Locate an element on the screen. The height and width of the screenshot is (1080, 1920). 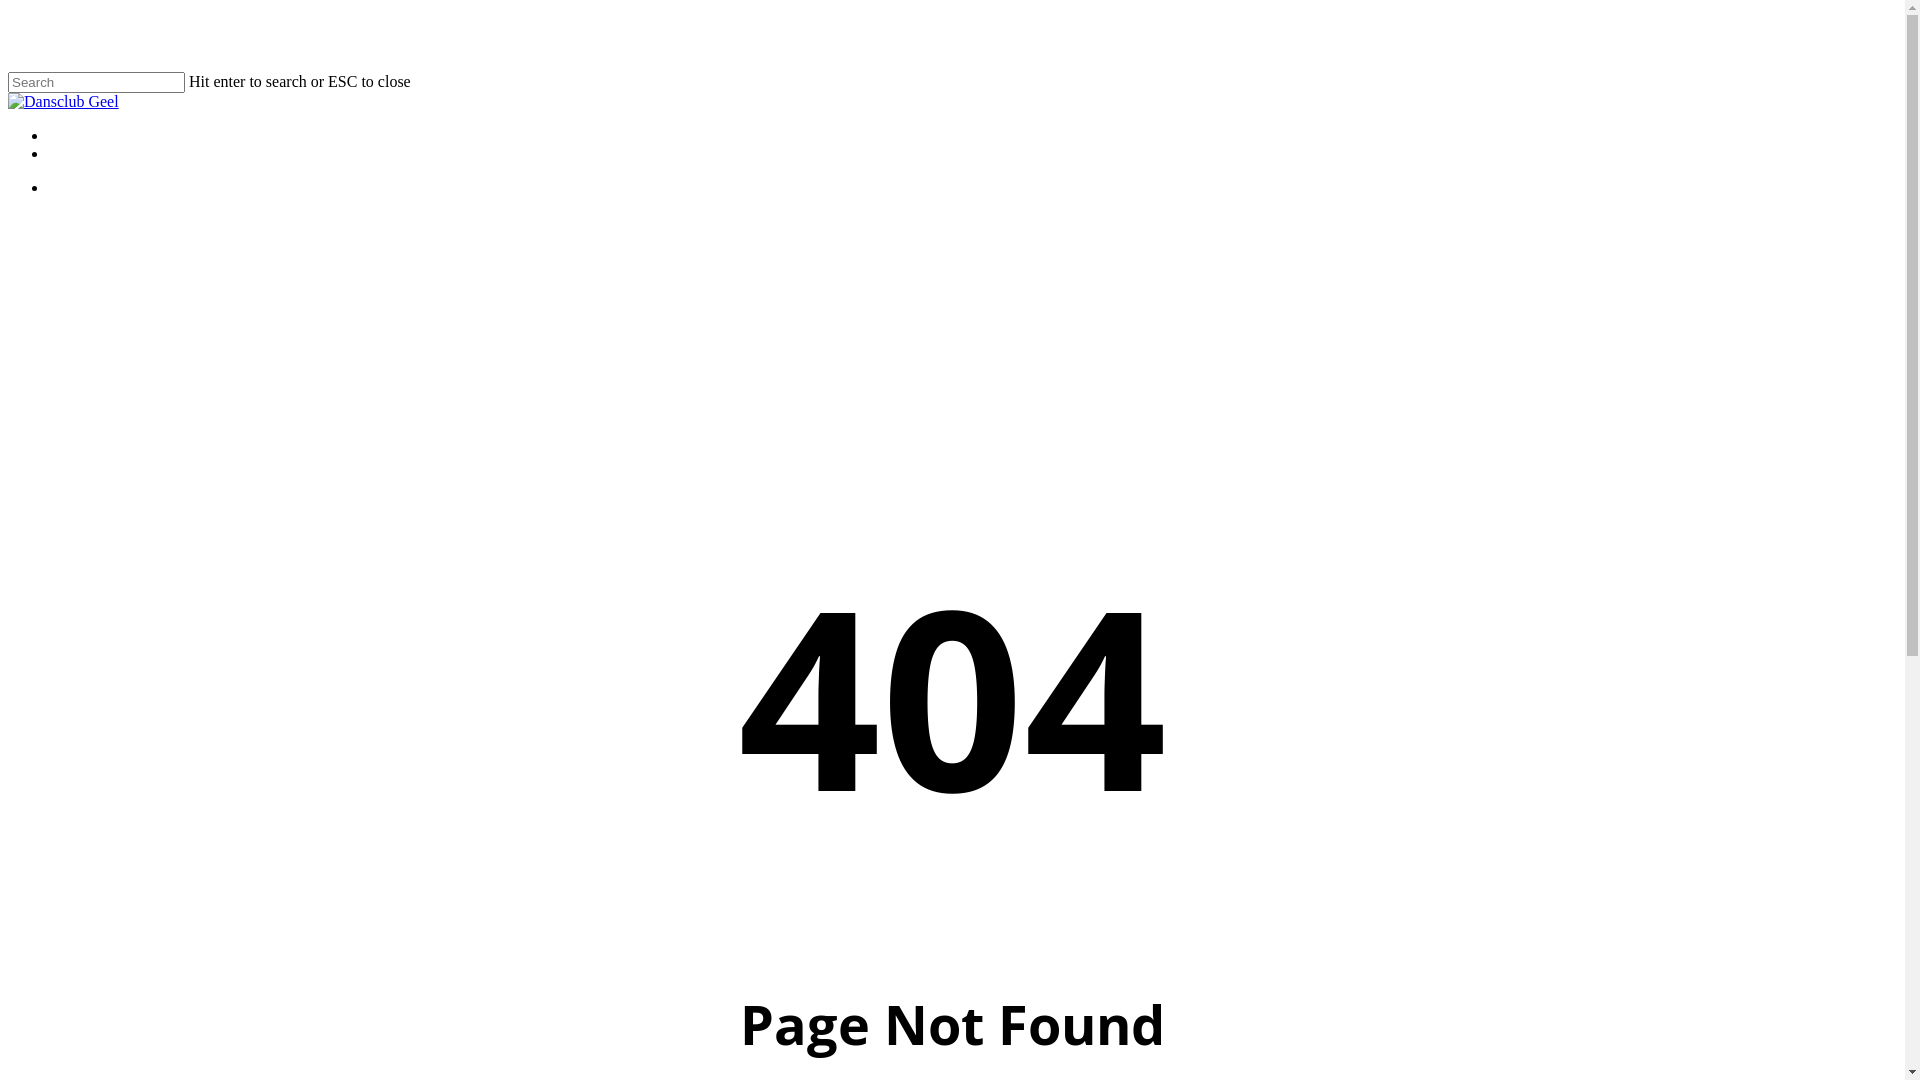
'Skip to main content' is located at coordinates (7, 7).